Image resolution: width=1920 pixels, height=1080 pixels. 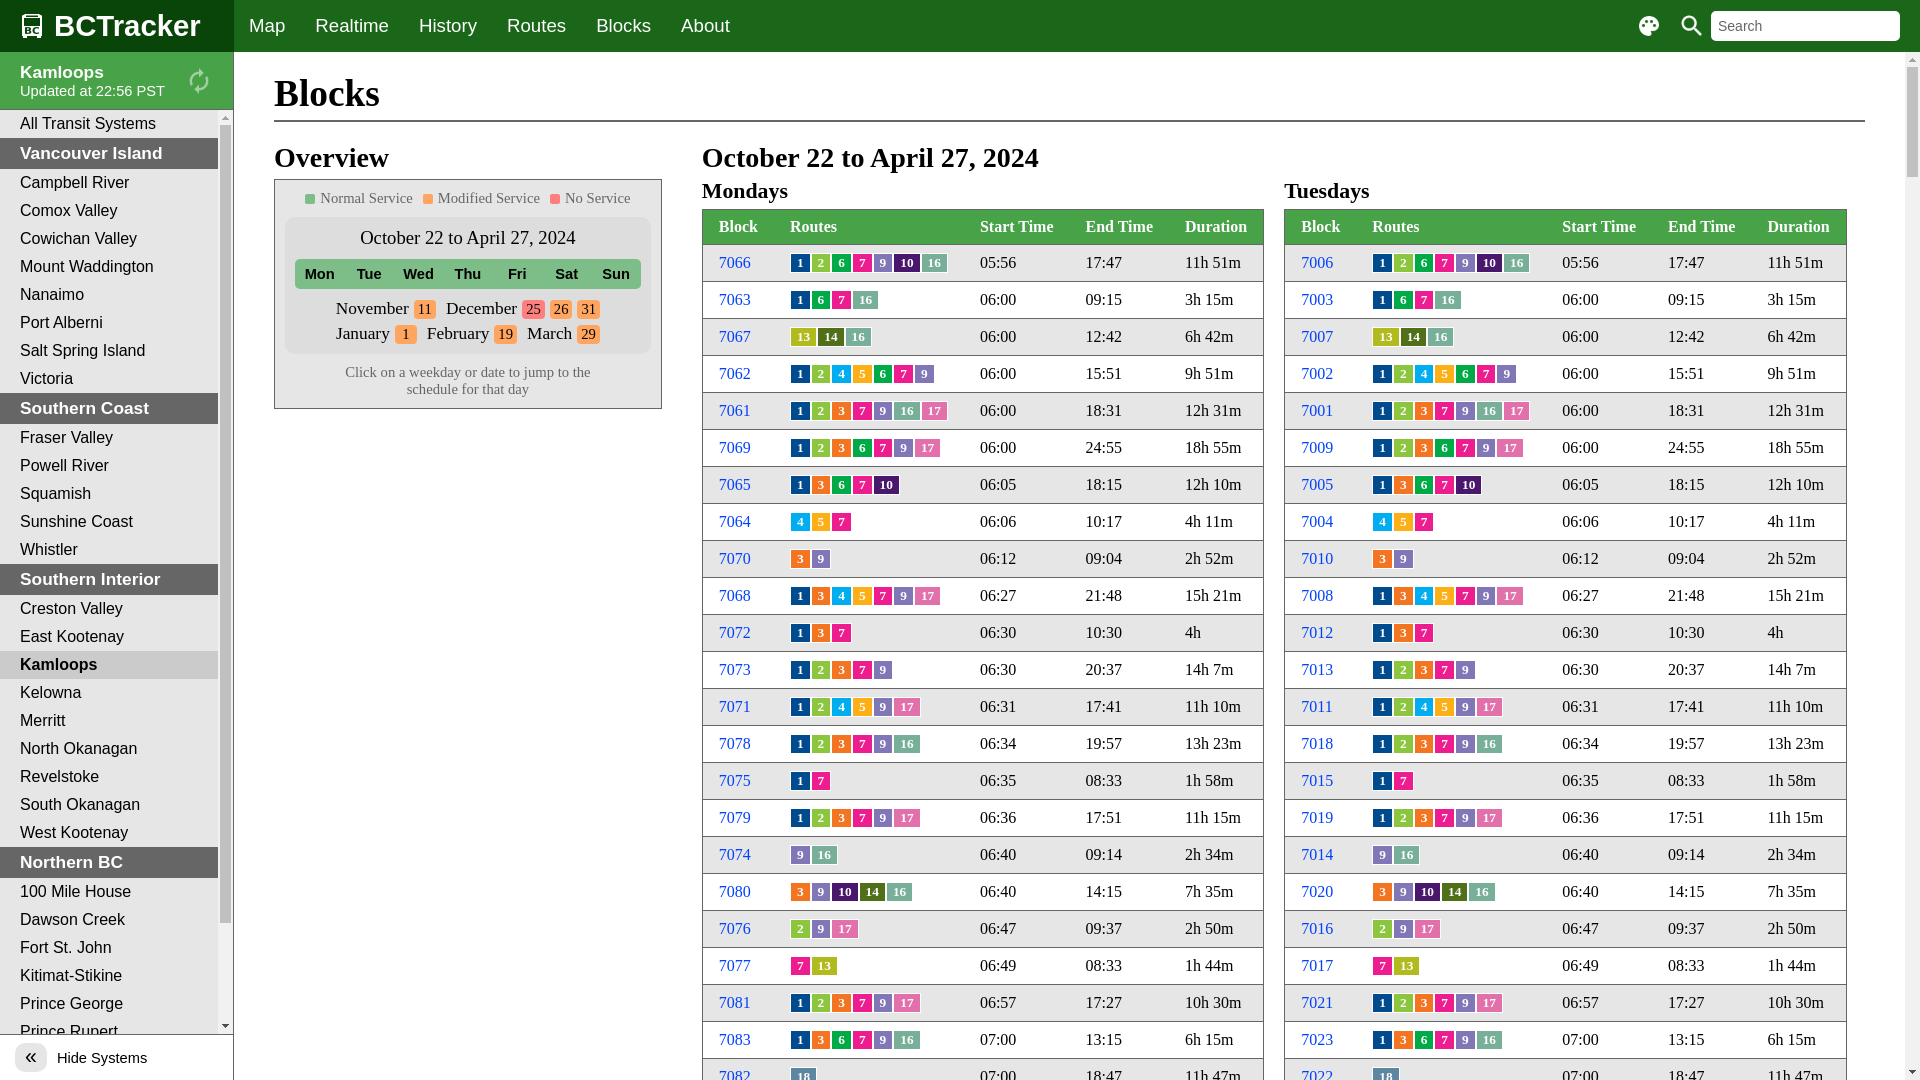 I want to click on '7075', so click(x=733, y=779).